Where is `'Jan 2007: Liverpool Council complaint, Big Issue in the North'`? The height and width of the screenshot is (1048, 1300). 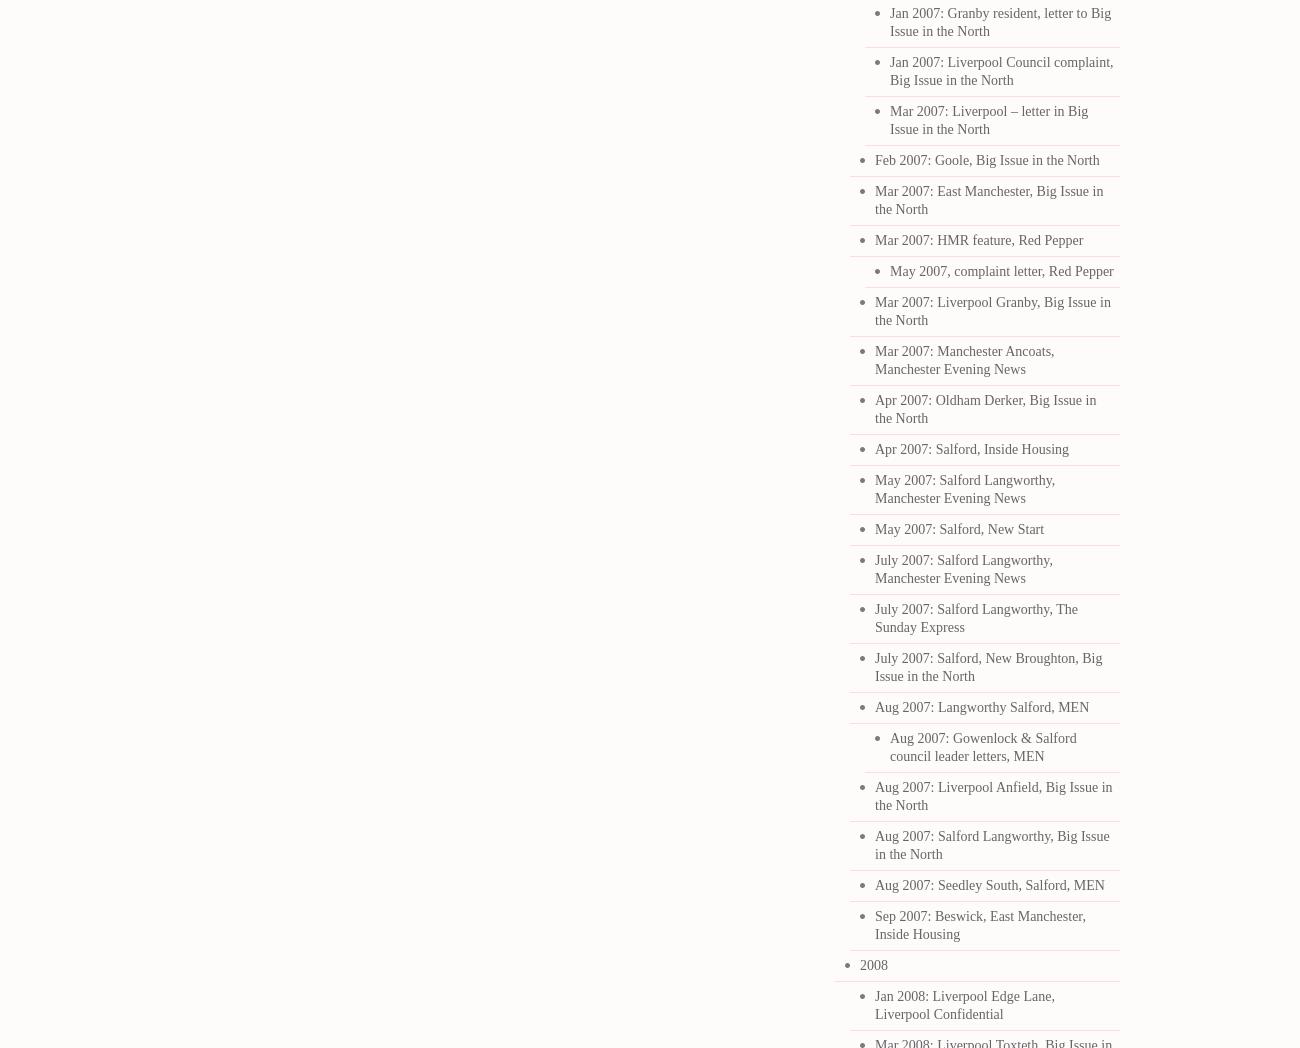
'Jan 2007: Liverpool Council complaint, Big Issue in the North' is located at coordinates (1000, 71).